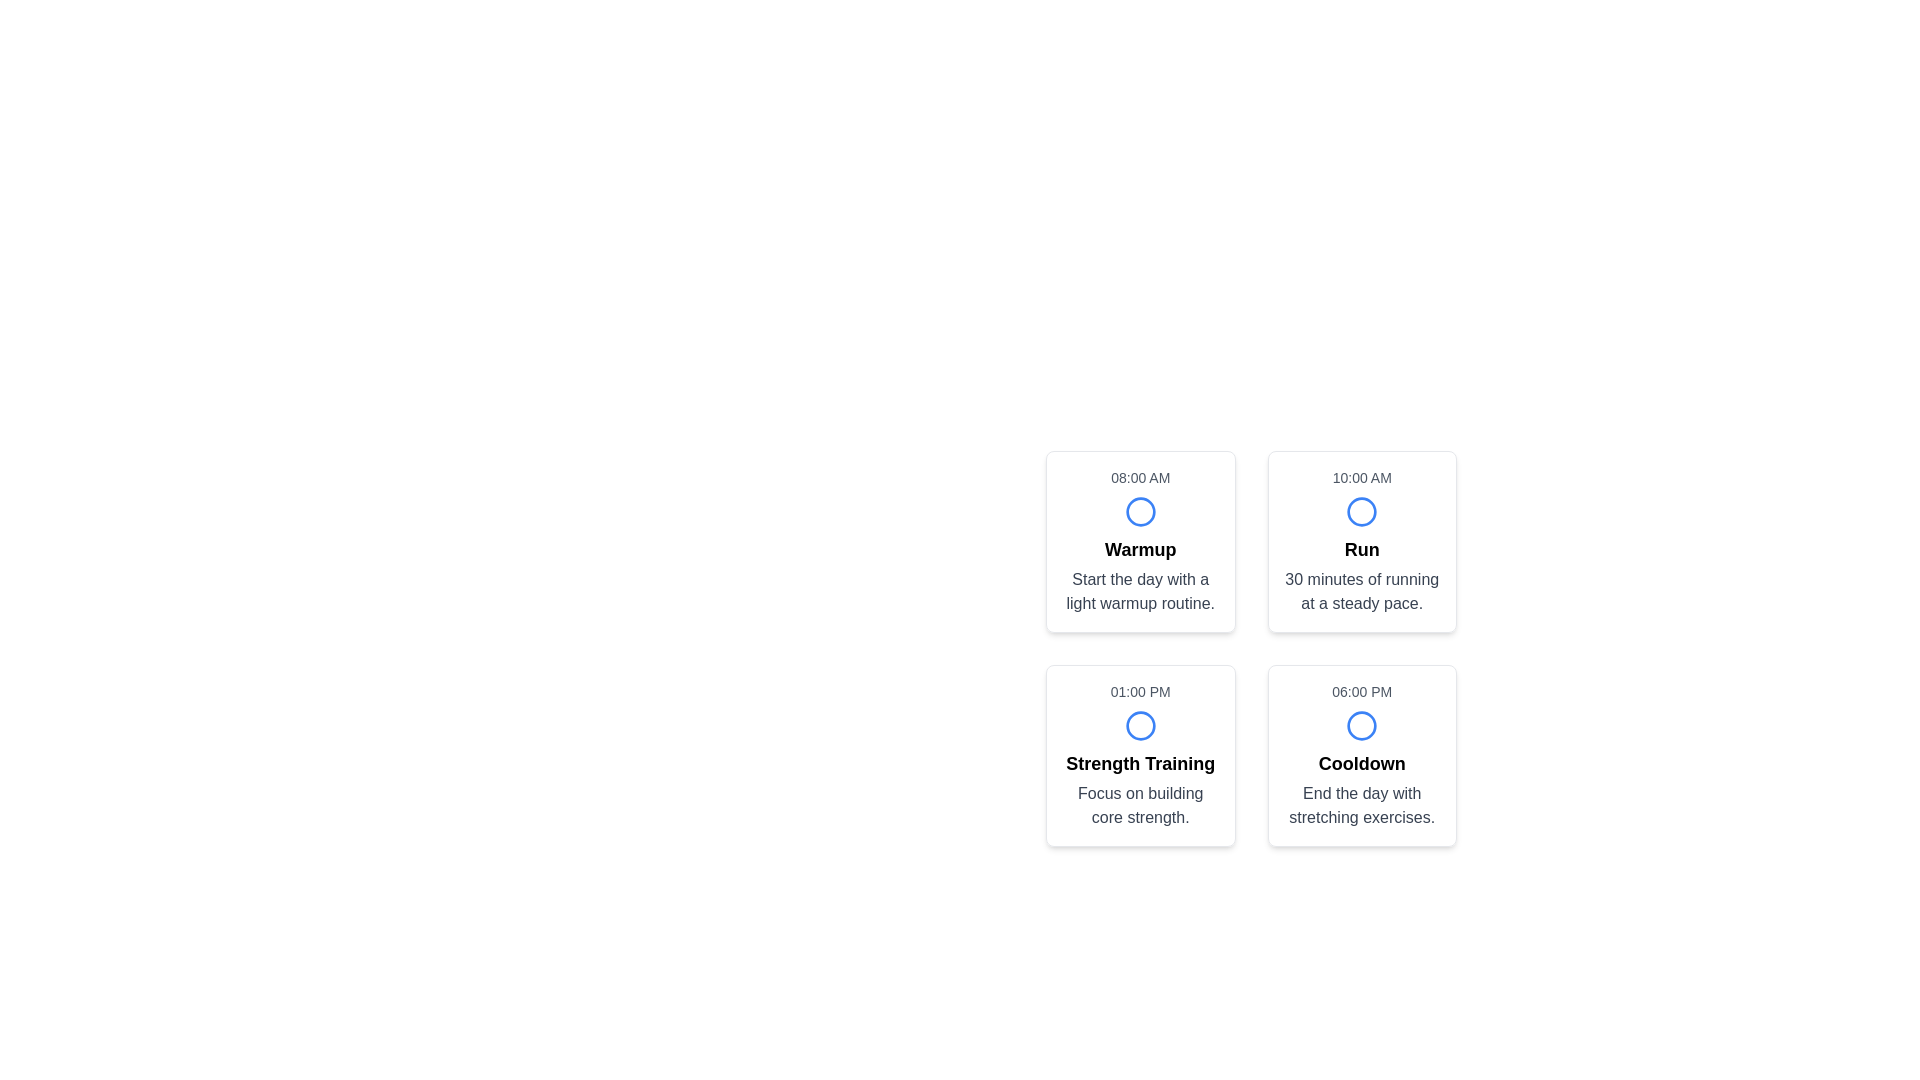 The image size is (1920, 1080). I want to click on descriptive text located inside the card at the bottom-left part of the grid layout, which provides additional information about the 'Strength Training' activity, so click(1140, 805).